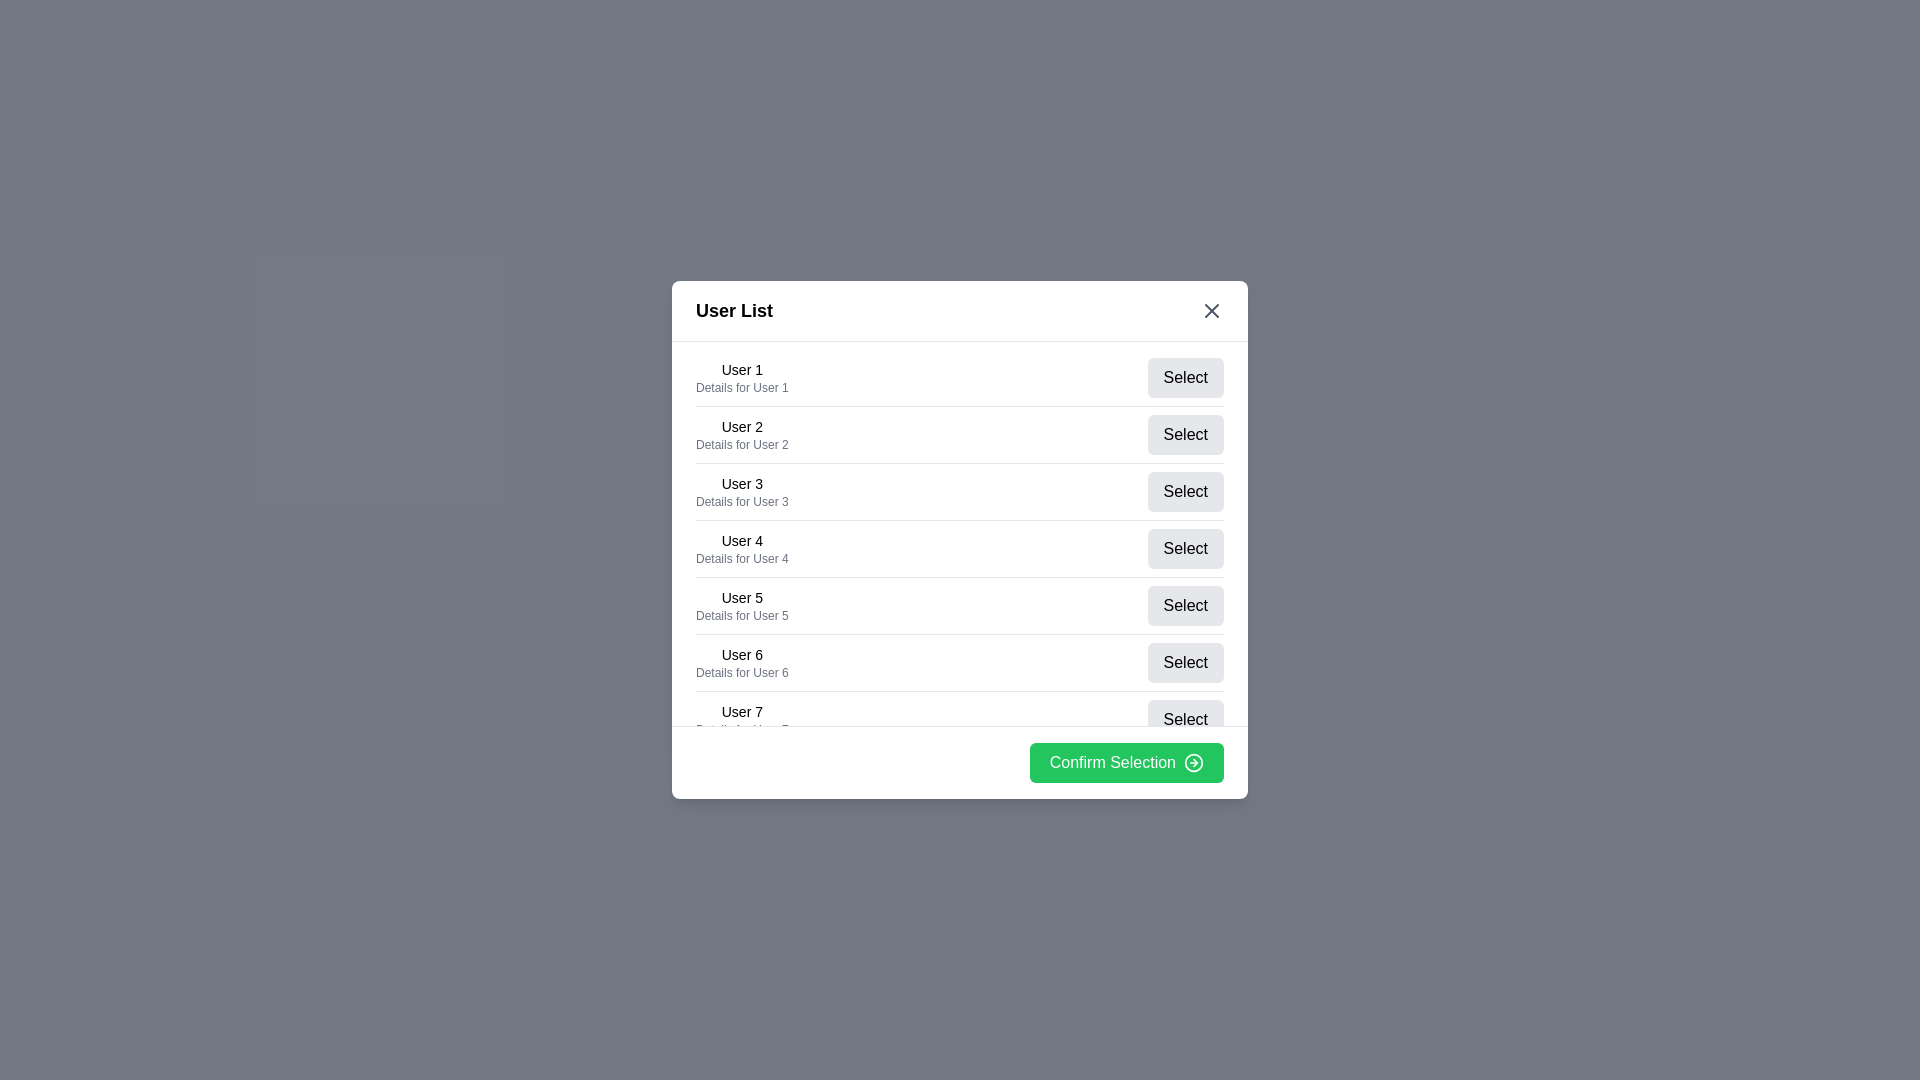 The image size is (1920, 1080). What do you see at coordinates (1185, 548) in the screenshot?
I see `'Select' button for user 4` at bounding box center [1185, 548].